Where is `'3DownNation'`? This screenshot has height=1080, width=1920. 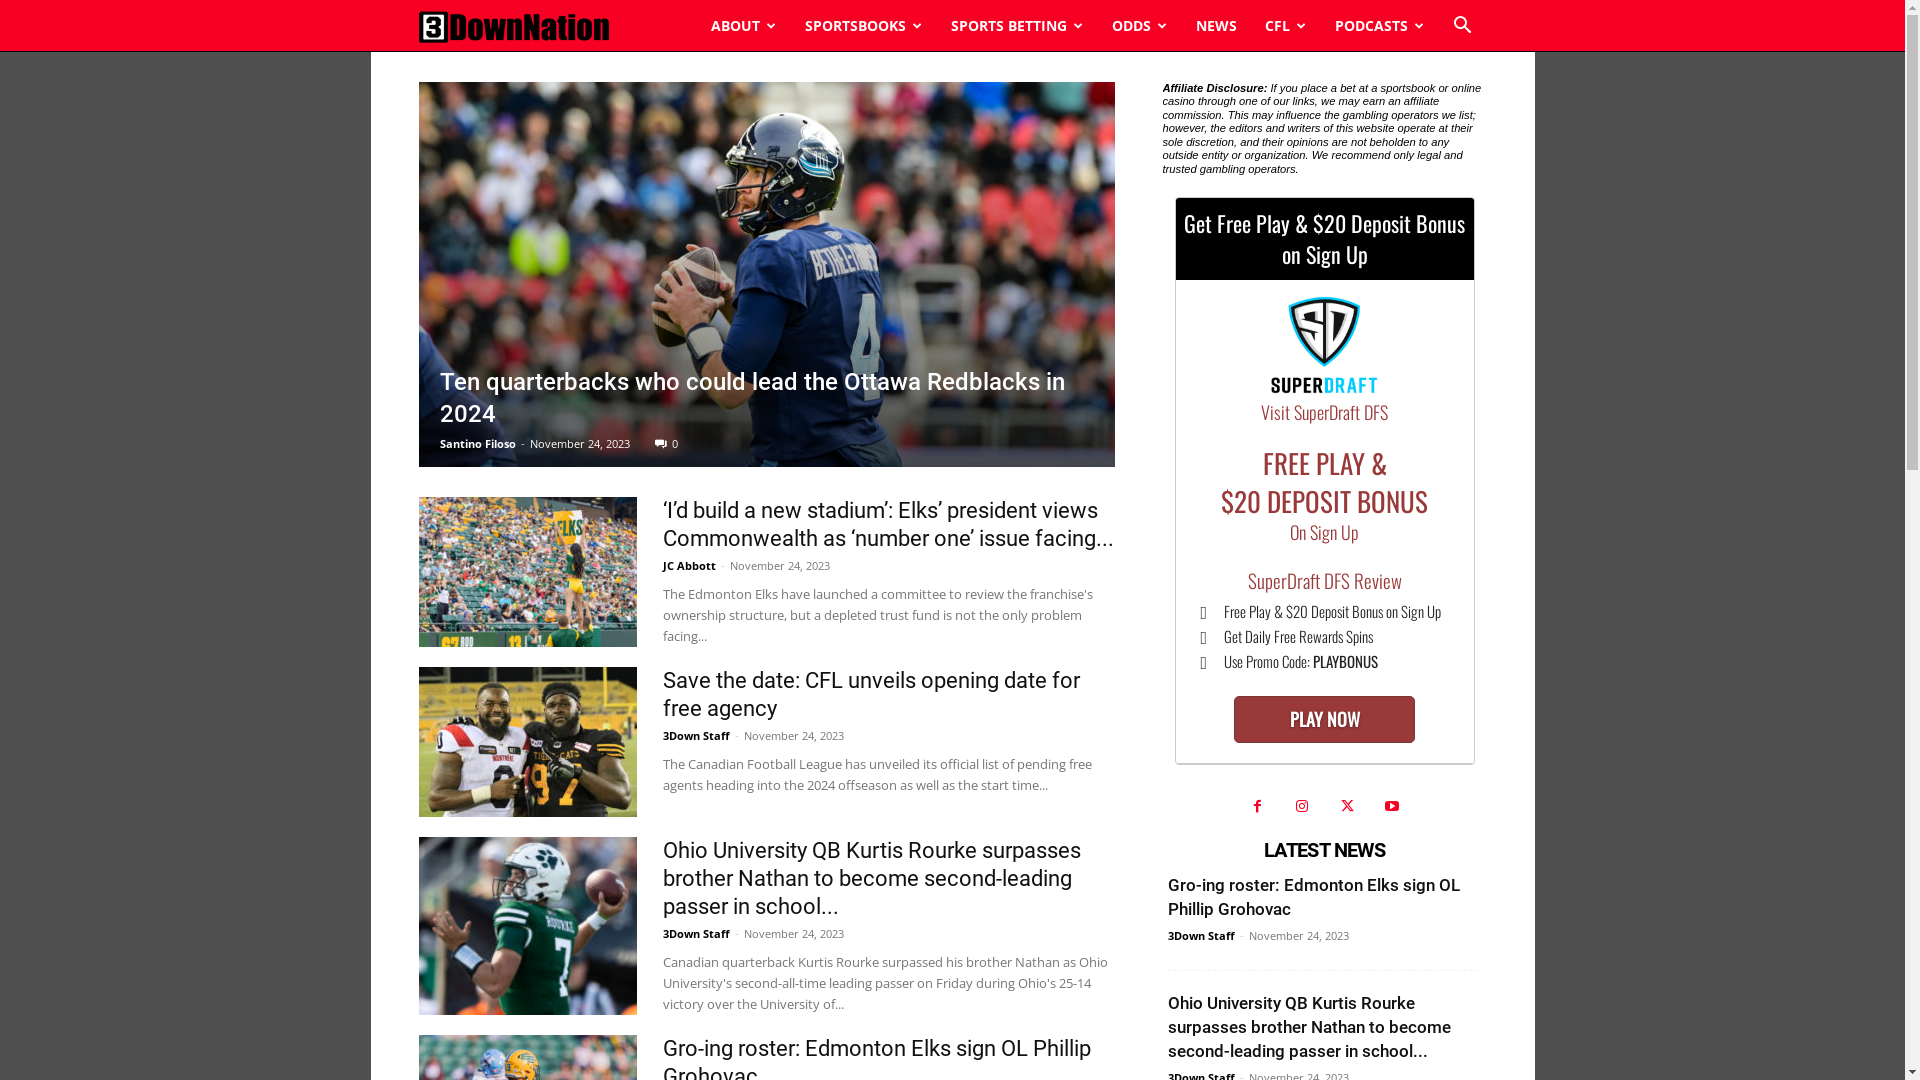 '3DownNation' is located at coordinates (513, 26).